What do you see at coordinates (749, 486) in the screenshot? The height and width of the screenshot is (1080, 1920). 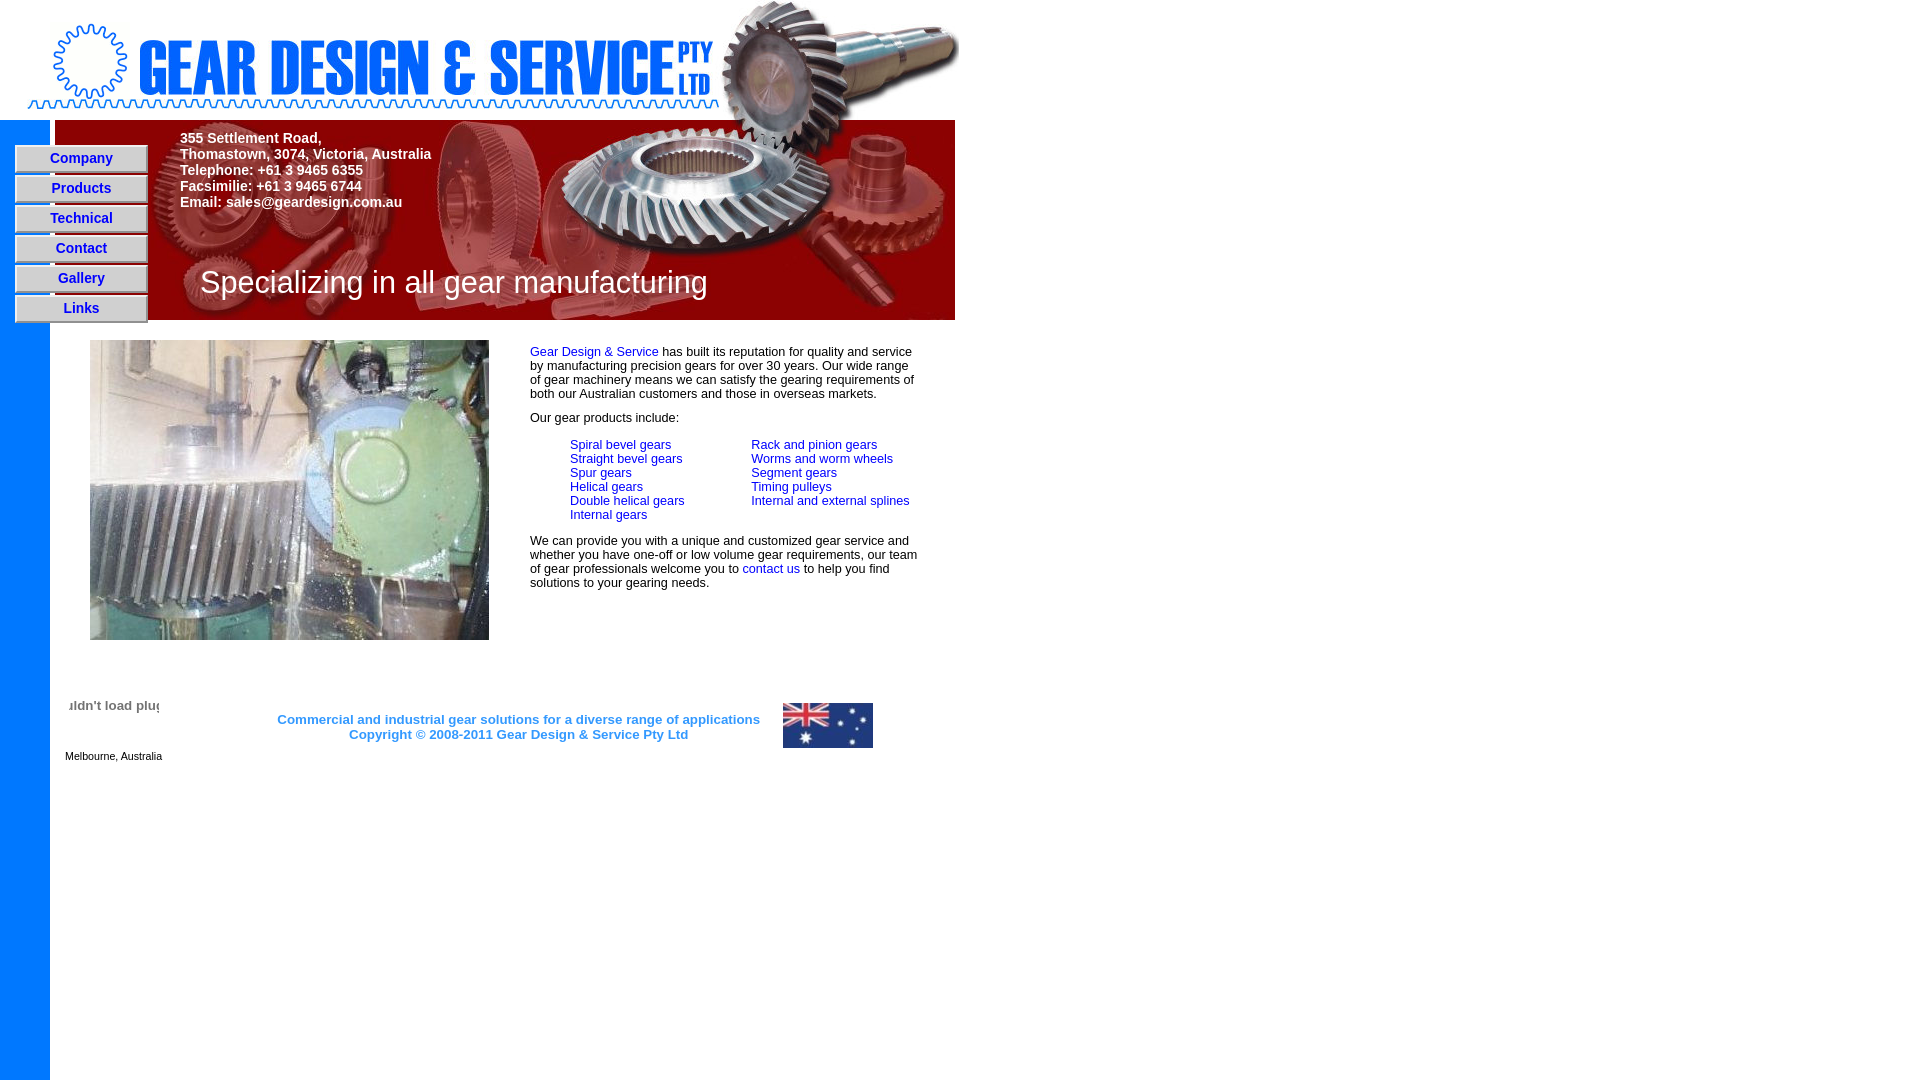 I see `'Timing pulleys'` at bounding box center [749, 486].